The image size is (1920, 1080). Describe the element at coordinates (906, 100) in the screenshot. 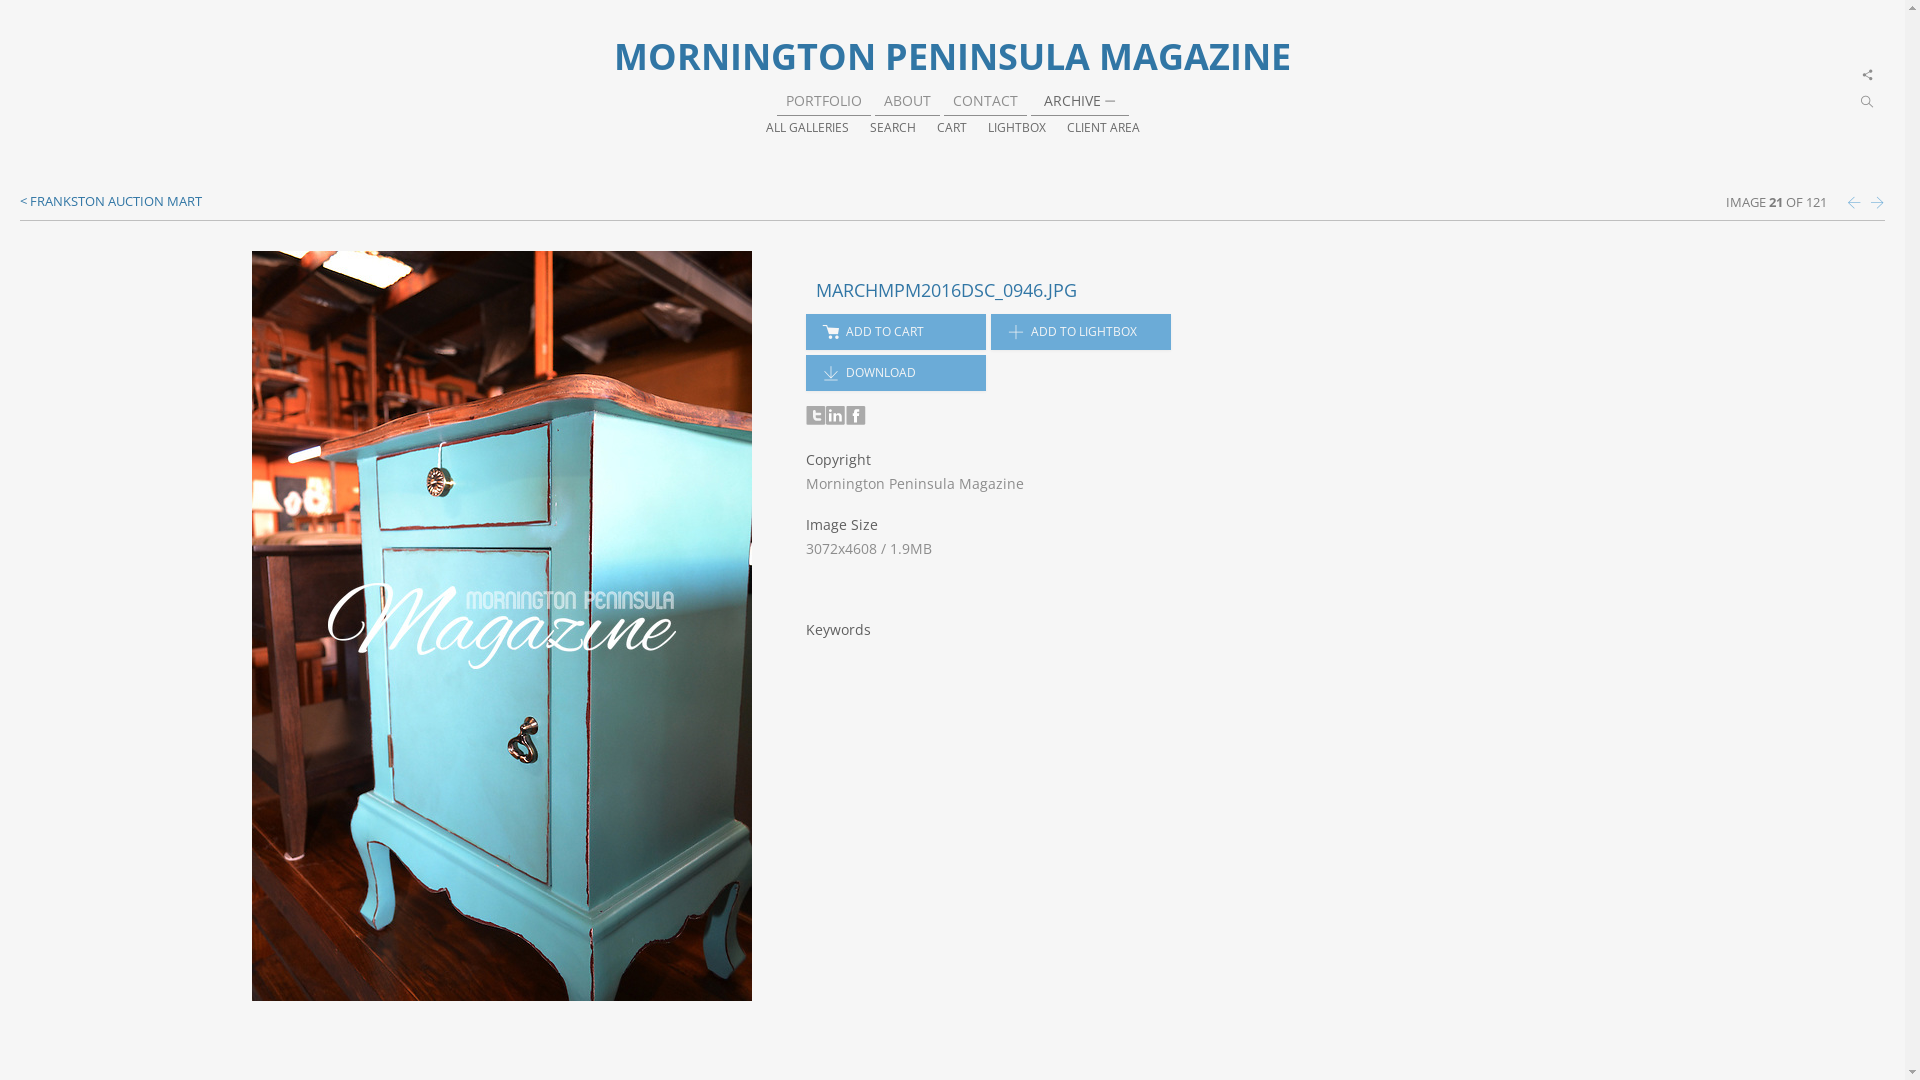

I see `'ABOUT'` at that location.